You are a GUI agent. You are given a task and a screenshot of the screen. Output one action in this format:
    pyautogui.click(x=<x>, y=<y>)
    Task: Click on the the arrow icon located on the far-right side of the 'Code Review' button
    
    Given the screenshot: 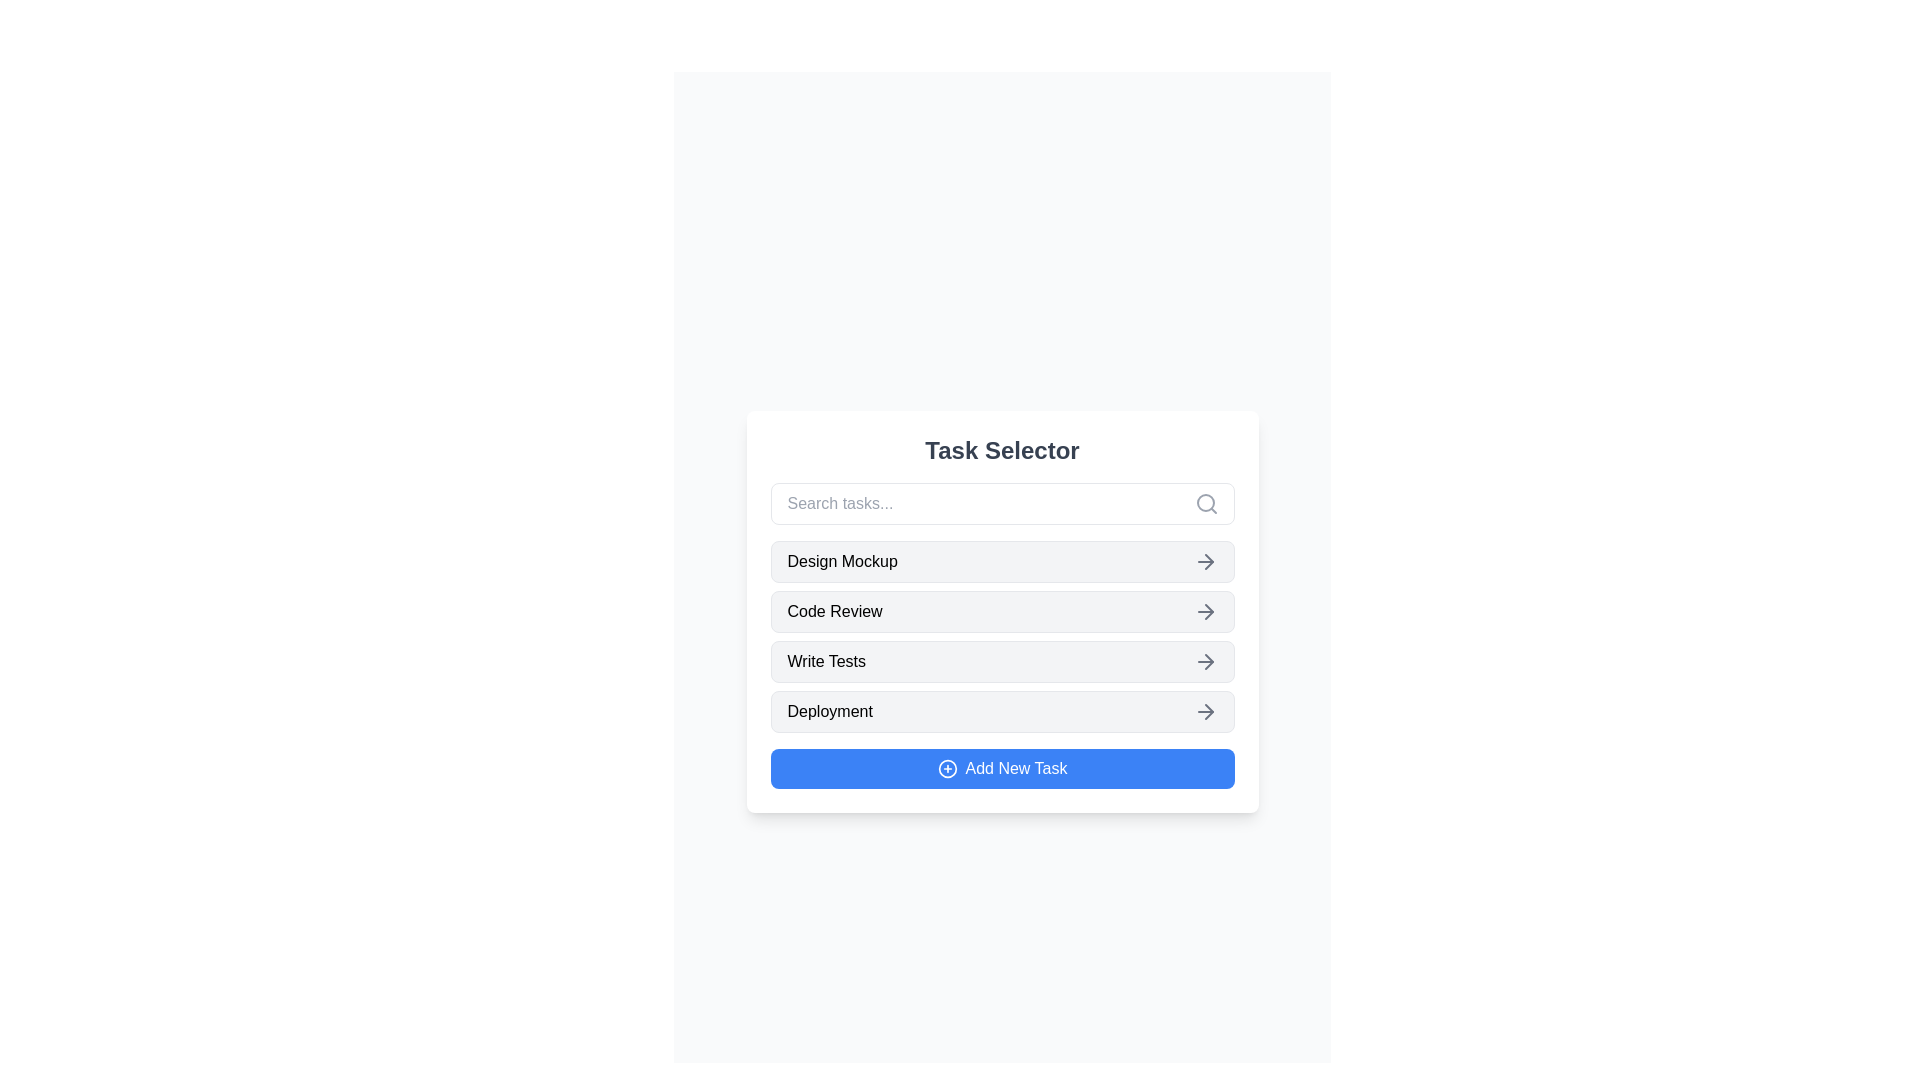 What is the action you would take?
    pyautogui.click(x=1204, y=611)
    